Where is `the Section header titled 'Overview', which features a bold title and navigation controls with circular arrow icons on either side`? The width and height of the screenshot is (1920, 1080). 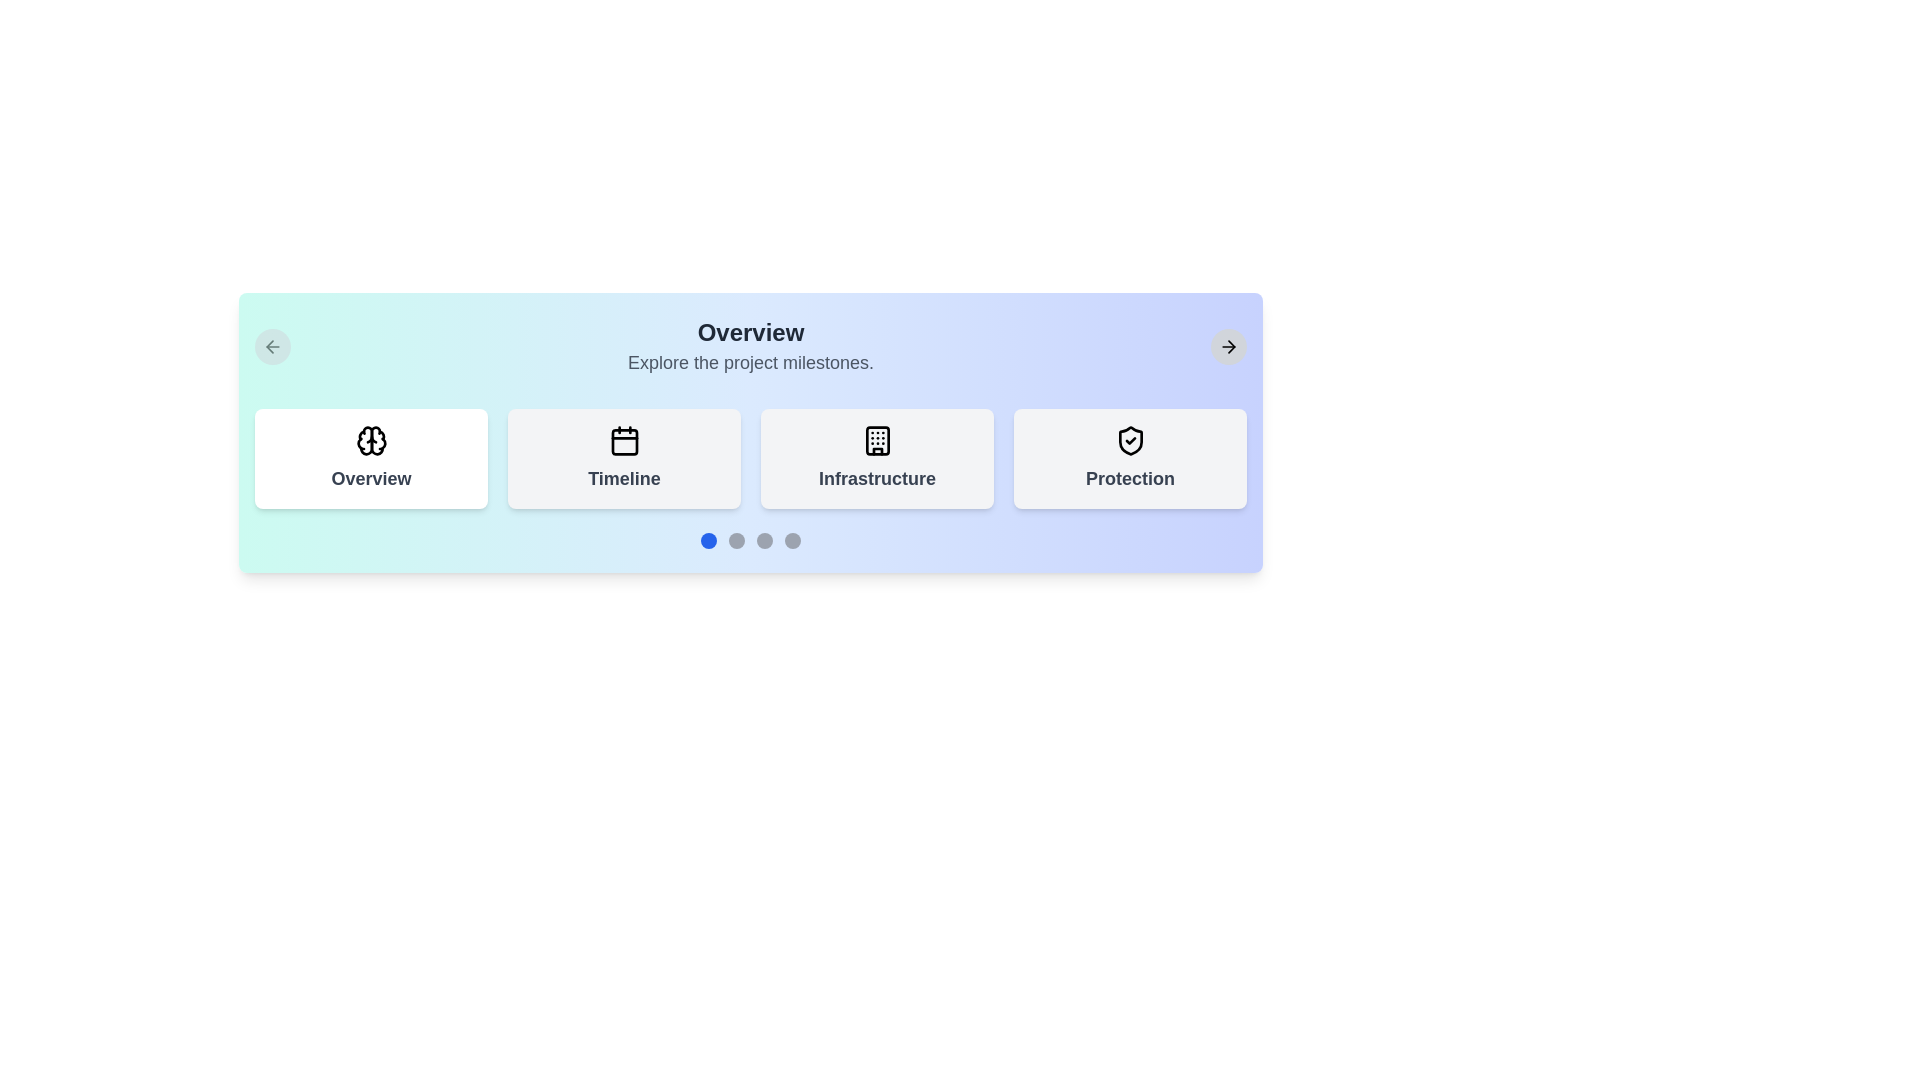
the Section header titled 'Overview', which features a bold title and navigation controls with circular arrow icons on either side is located at coordinates (749, 346).